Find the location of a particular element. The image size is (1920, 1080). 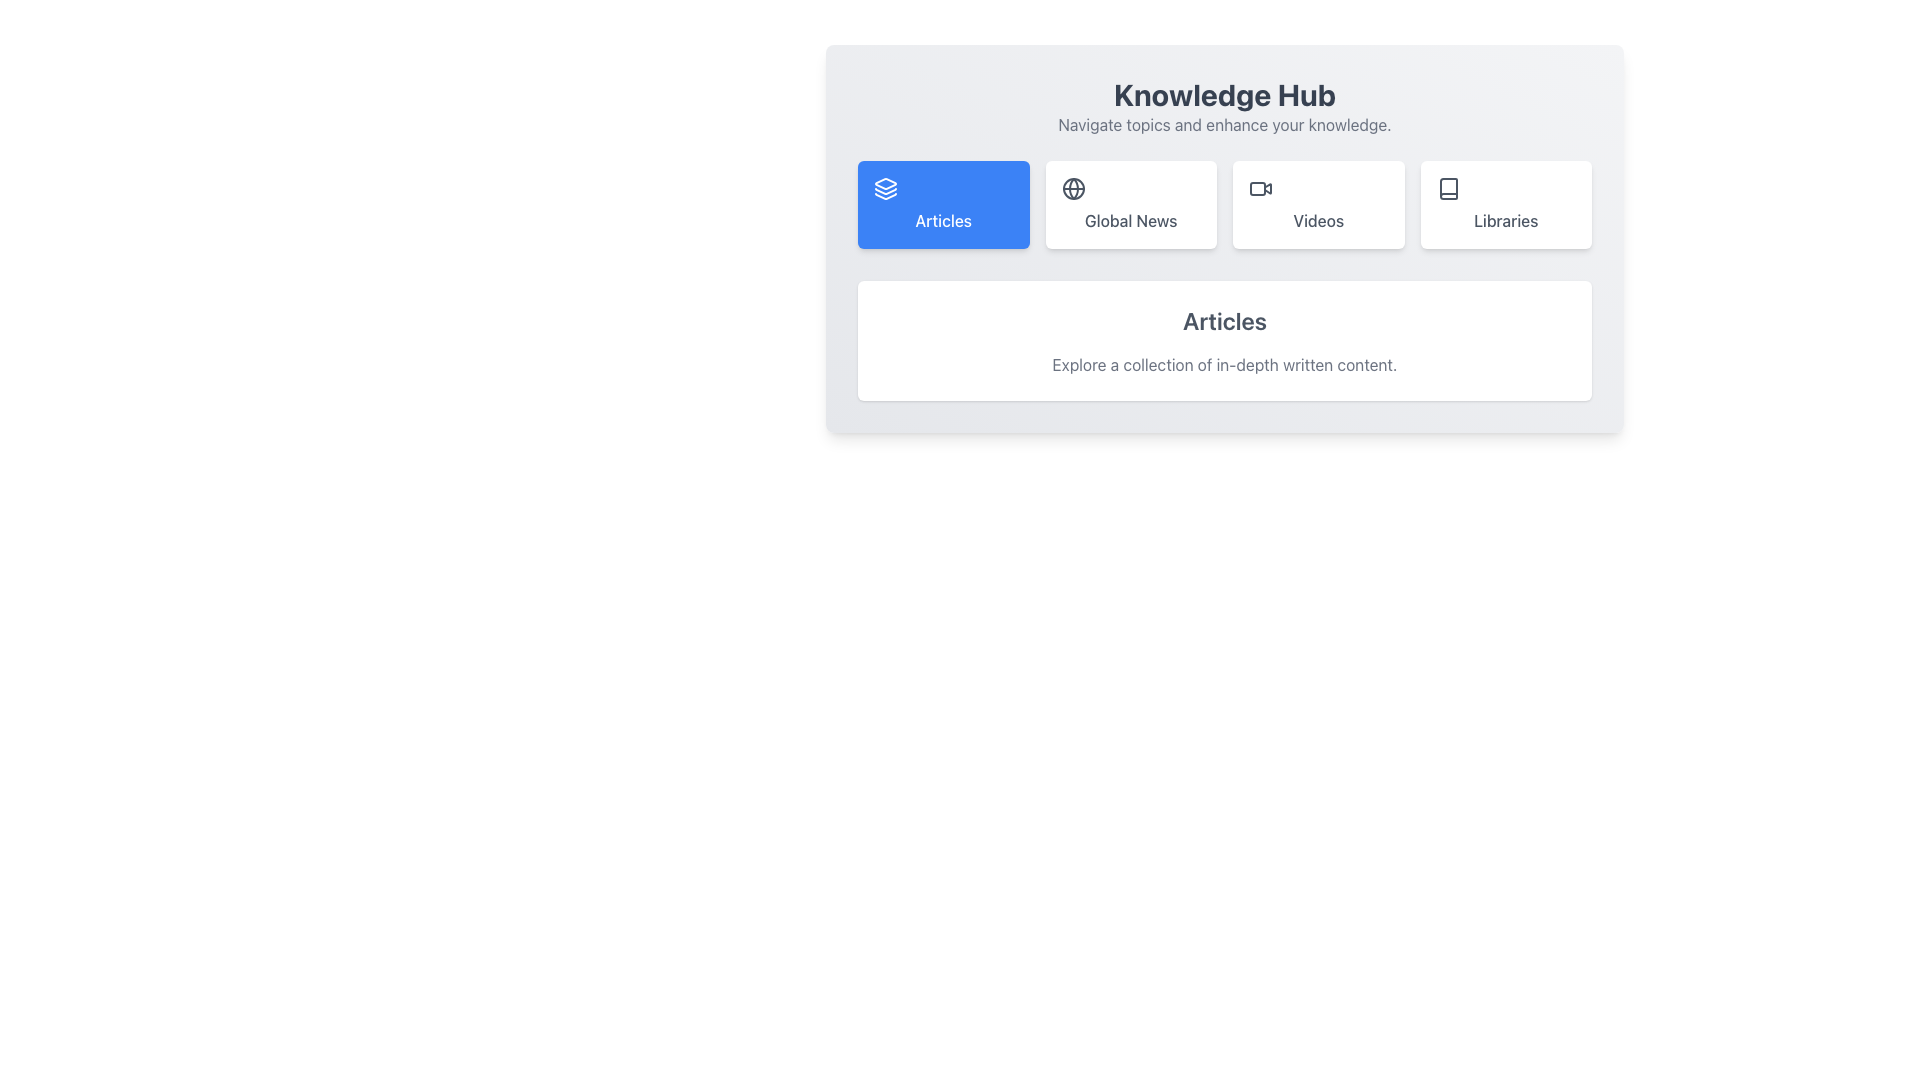

the blue Interactive Card Button labeled 'Articles' located at the top-left corner of the card grid is located at coordinates (942, 204).